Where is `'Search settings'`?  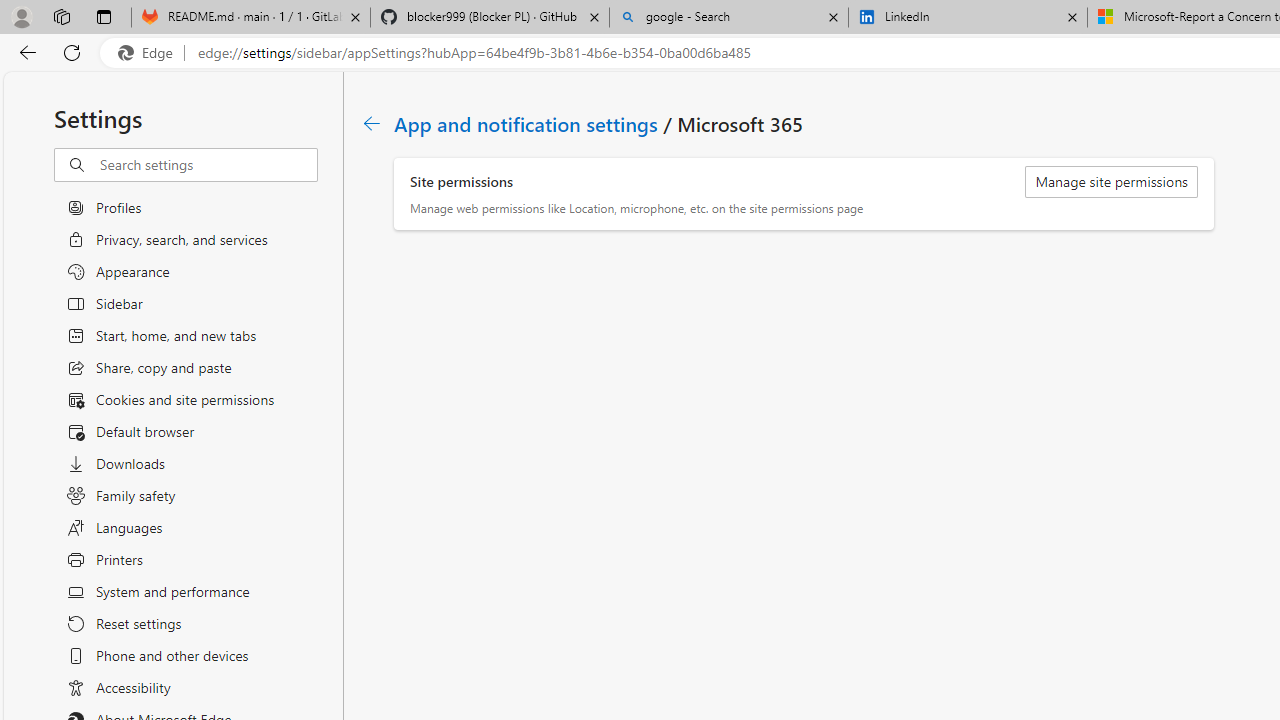 'Search settings' is located at coordinates (208, 164).